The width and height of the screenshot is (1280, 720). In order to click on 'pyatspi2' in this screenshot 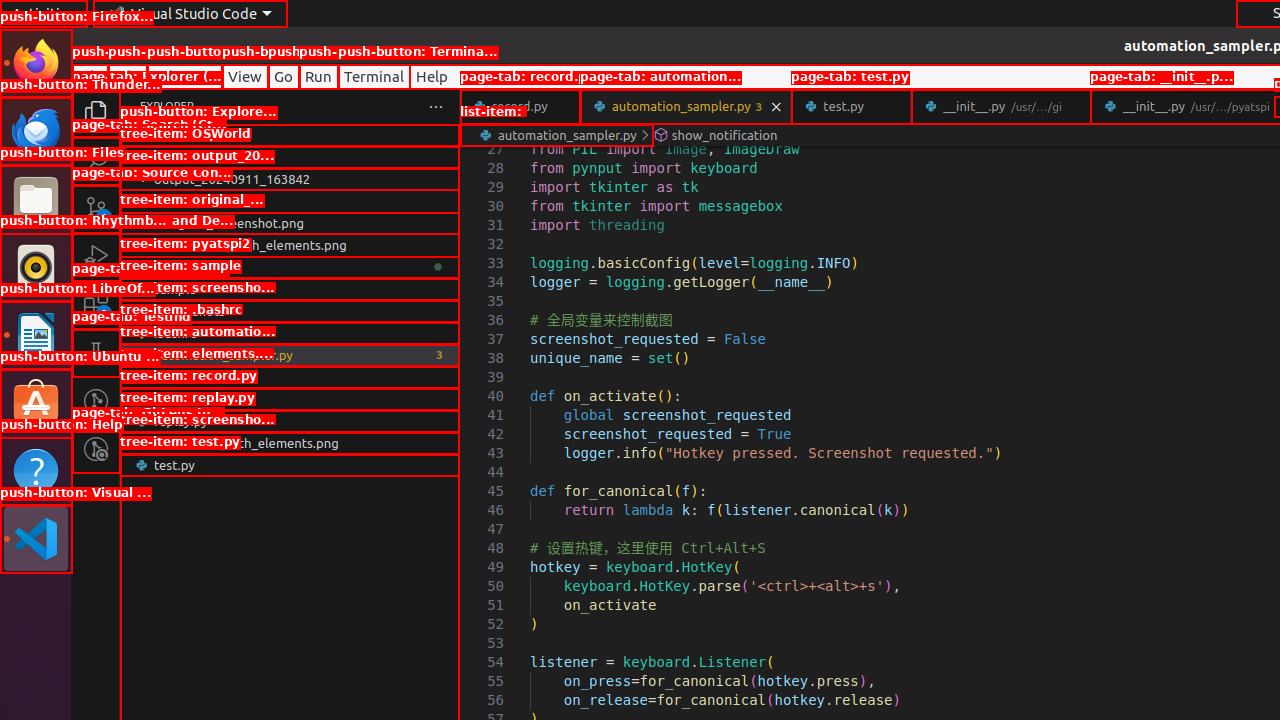, I will do `click(288, 265)`.